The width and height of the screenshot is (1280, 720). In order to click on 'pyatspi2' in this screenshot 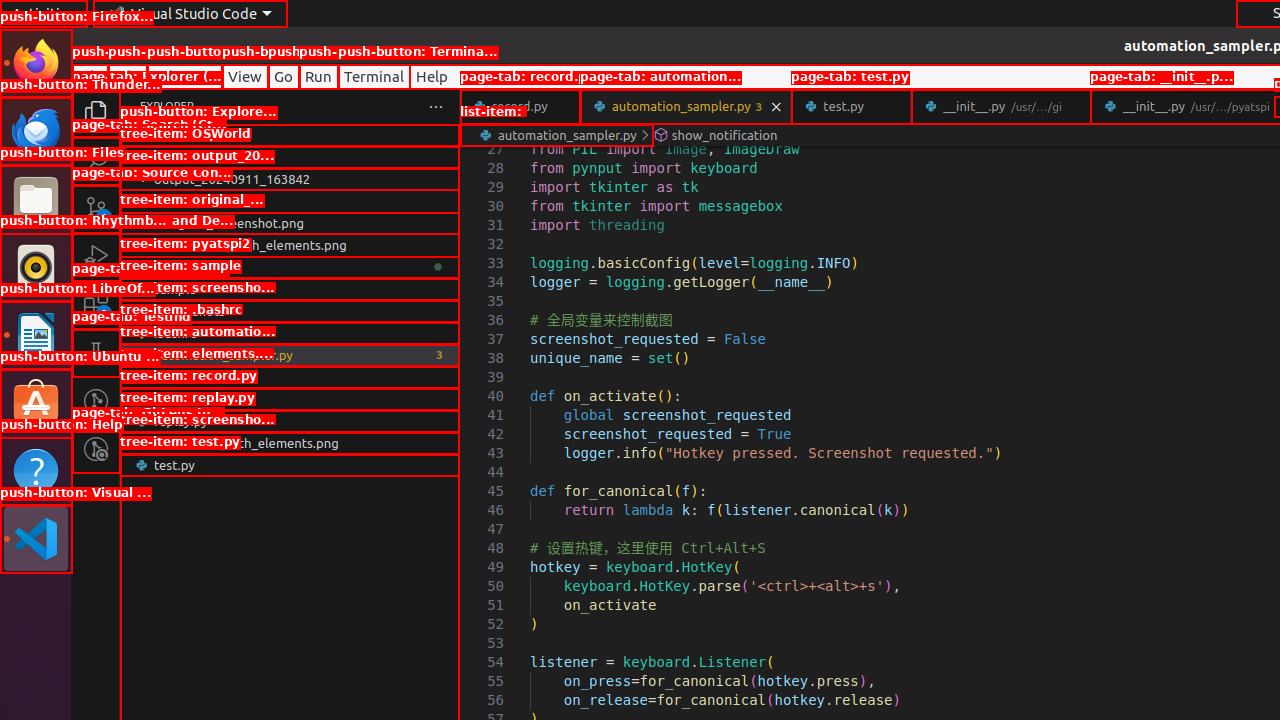, I will do `click(288, 265)`.